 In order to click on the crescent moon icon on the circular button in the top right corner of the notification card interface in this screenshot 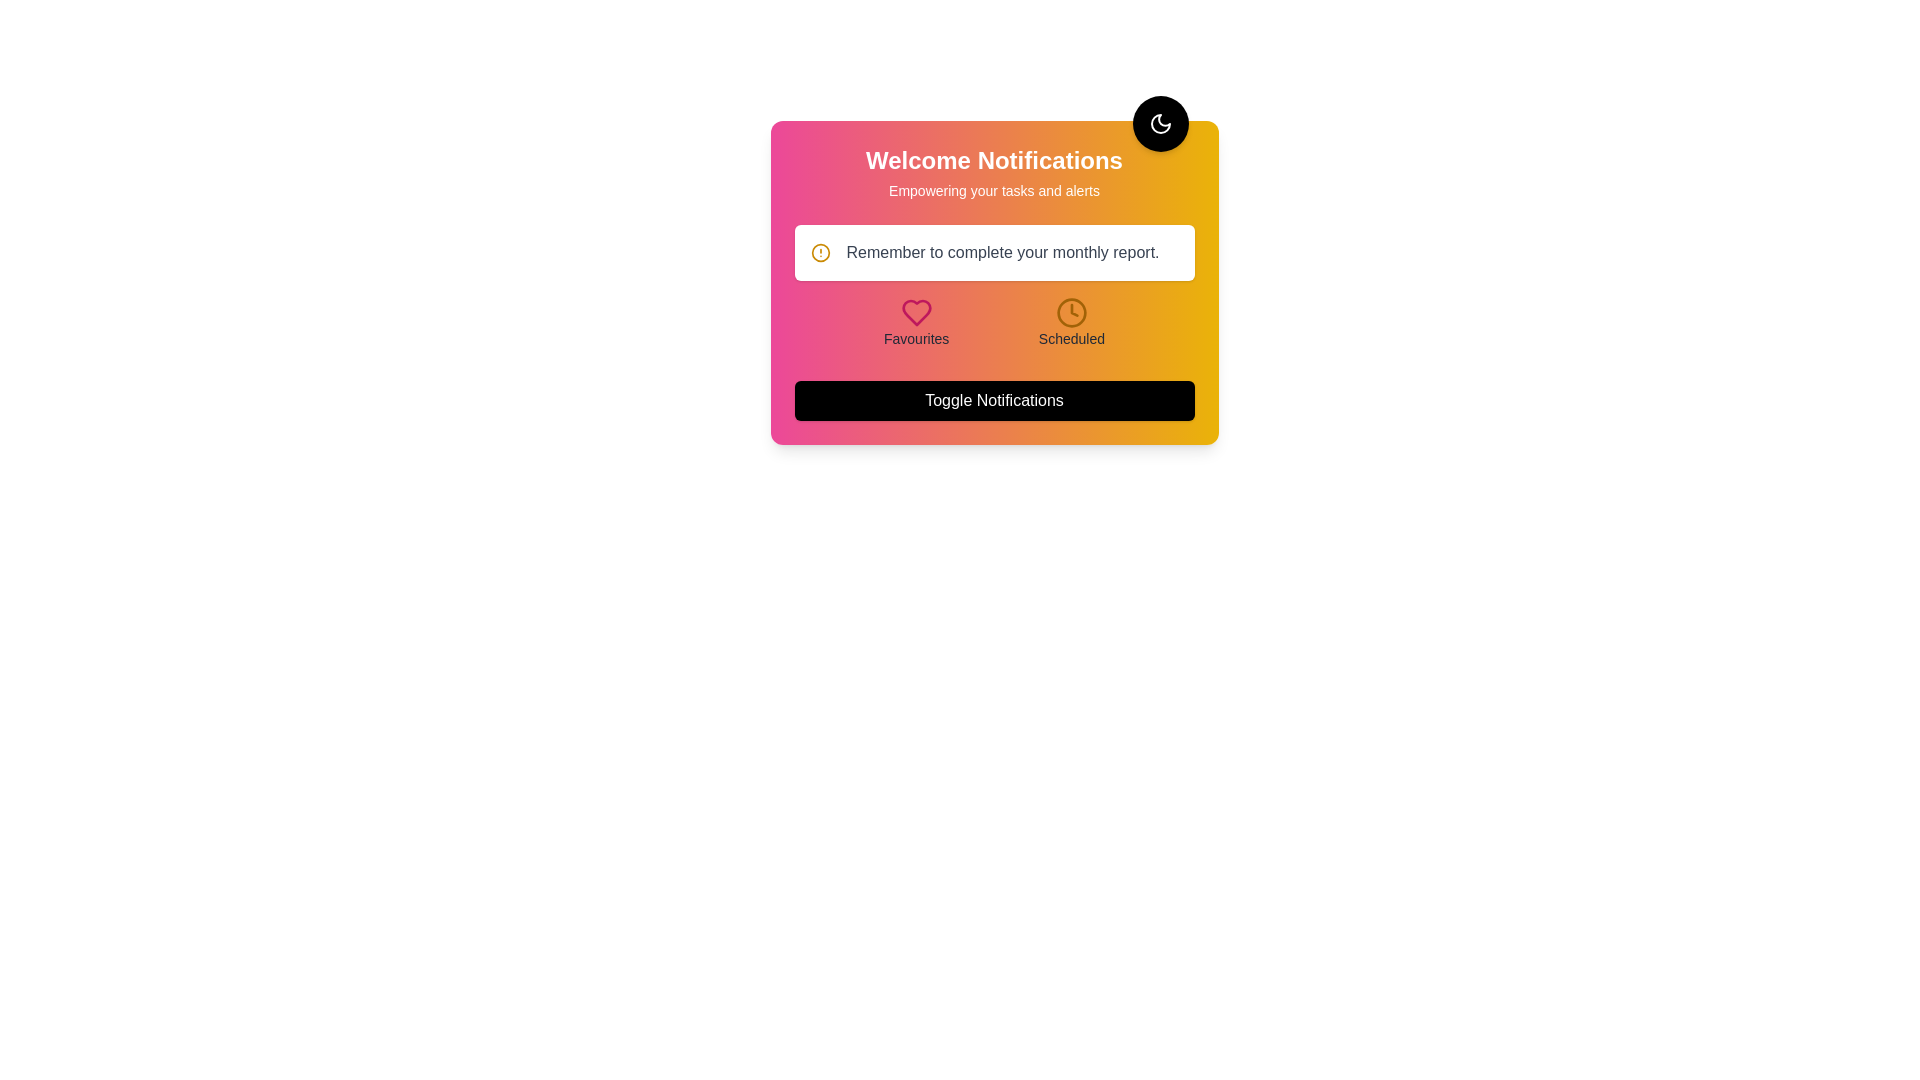, I will do `click(1160, 123)`.